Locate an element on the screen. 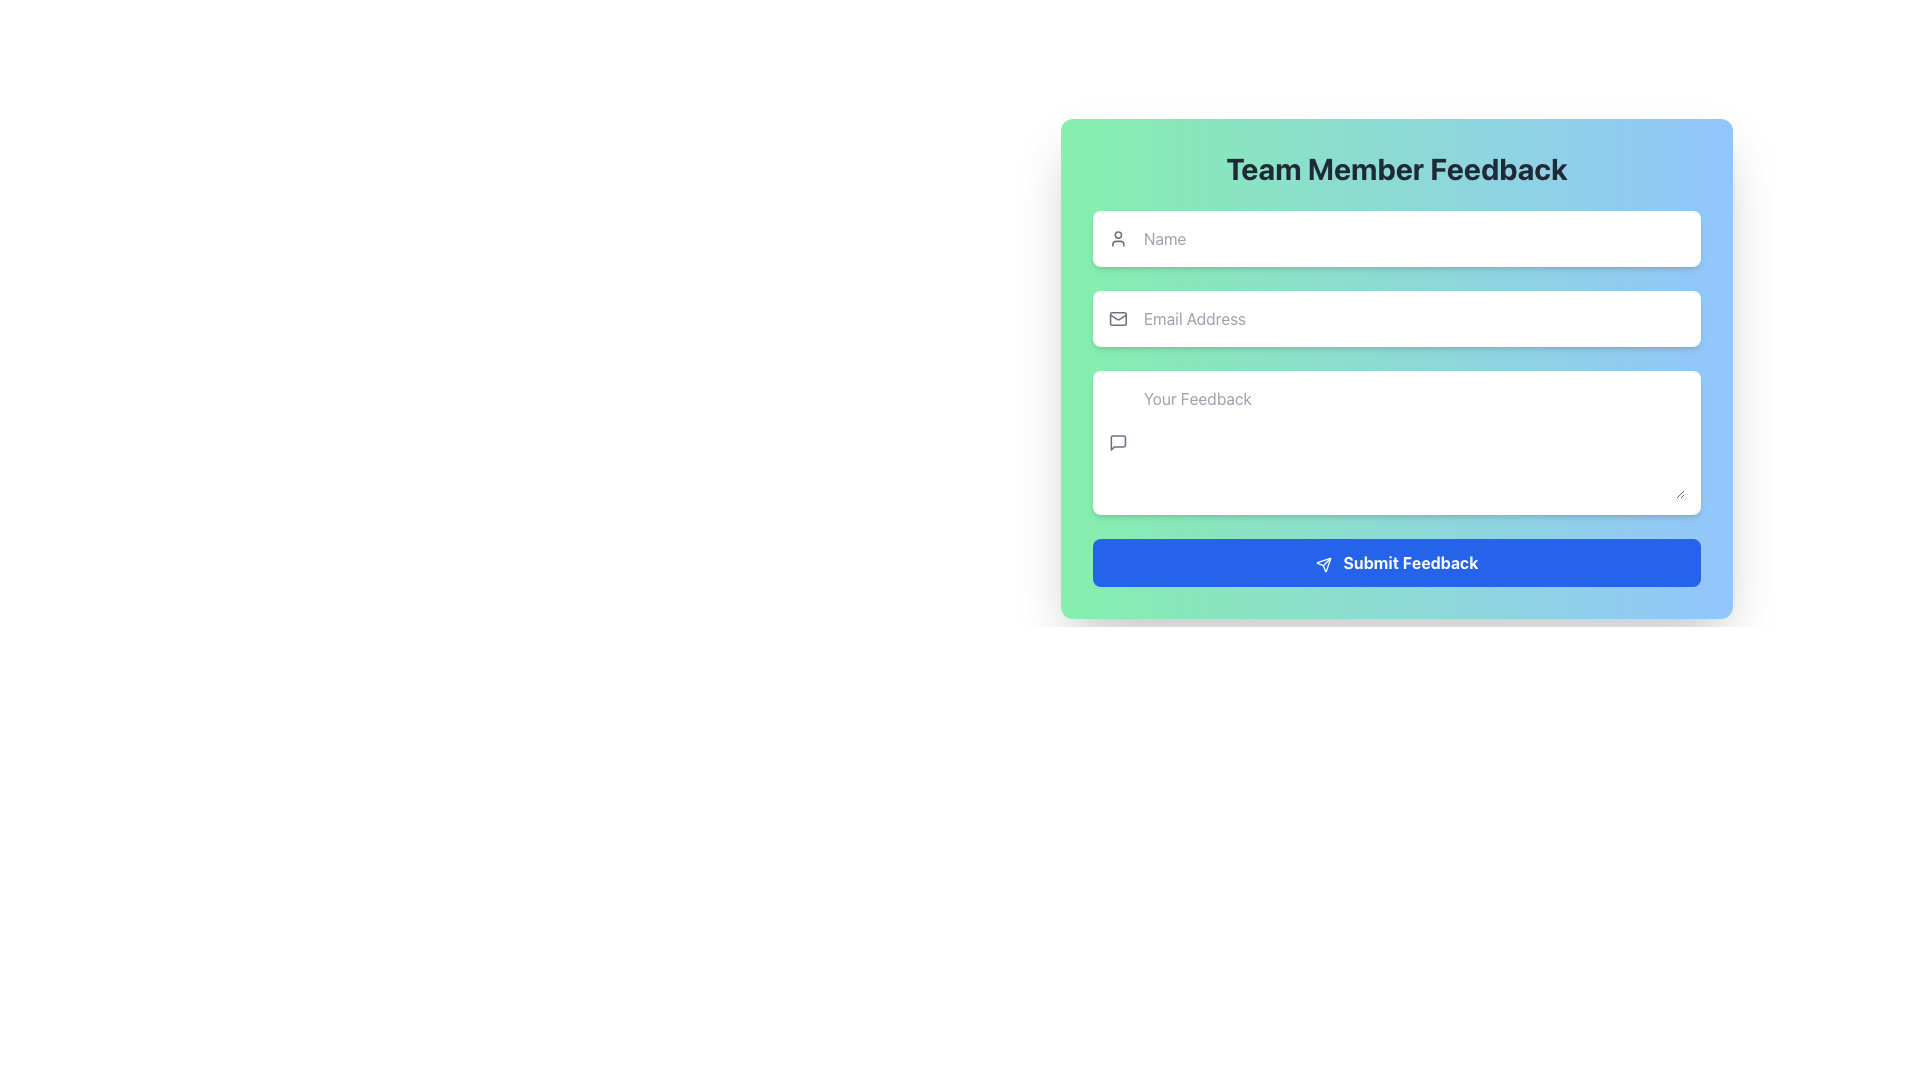 The height and width of the screenshot is (1080, 1920). the paper plane icon located on the left side of the 'Submit Feedback' text within the blue button at the bottom of the form is located at coordinates (1323, 564).